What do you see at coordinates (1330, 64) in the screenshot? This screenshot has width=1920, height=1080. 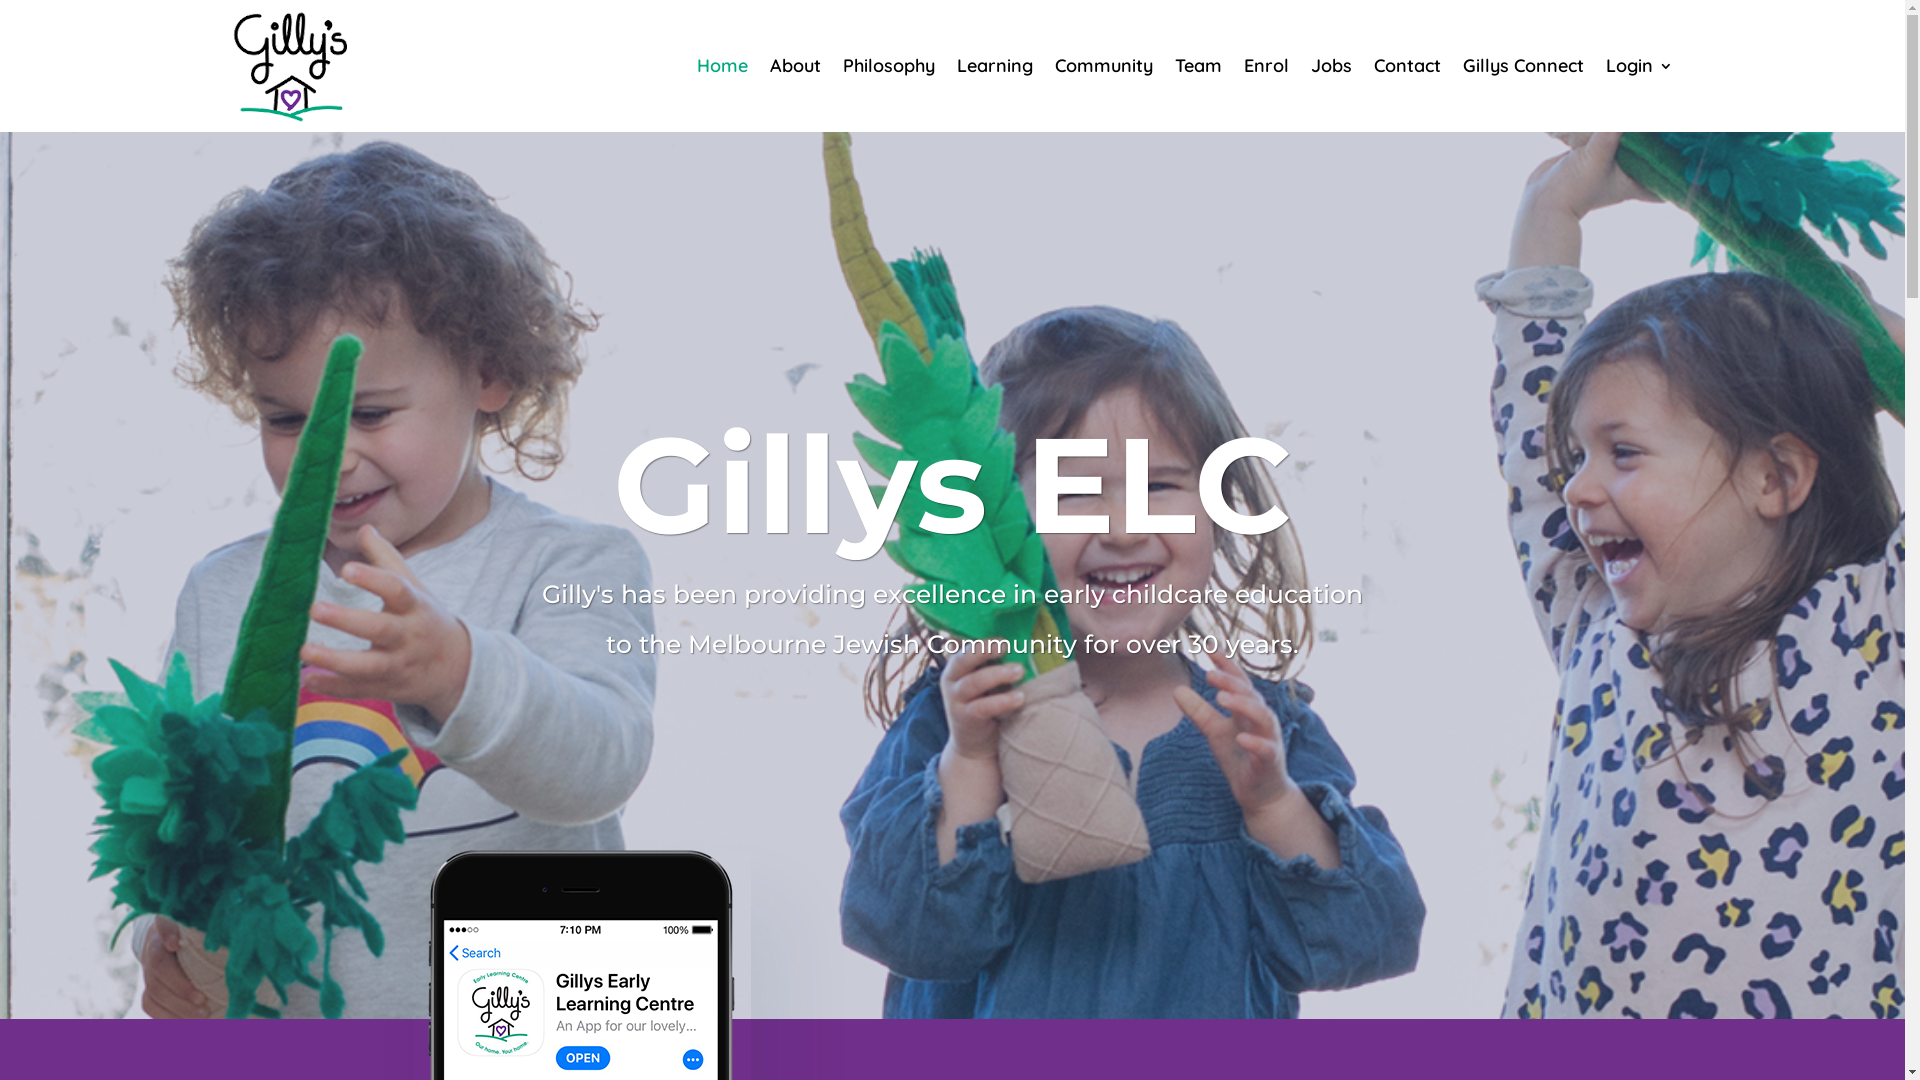 I see `'Jobs'` at bounding box center [1330, 64].